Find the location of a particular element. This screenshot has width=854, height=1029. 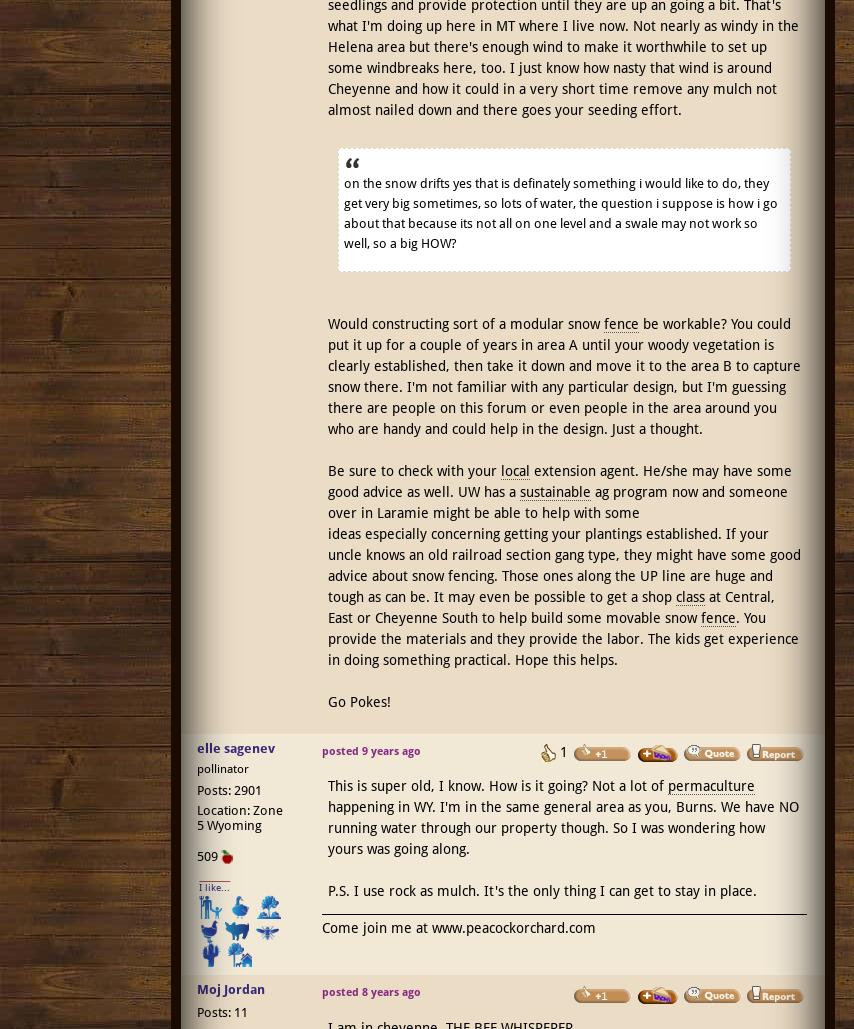

'be workable? You could put it up for a couple of years in area A until your woody vegetation is clearly established, then take it down and move it to the  area B to capture snow there.  I'm not familiar with any particular design, but I'm guessing there are people on this forum or even people in the area around you who are handy and could help in the design.  Just a thought.' is located at coordinates (562, 375).